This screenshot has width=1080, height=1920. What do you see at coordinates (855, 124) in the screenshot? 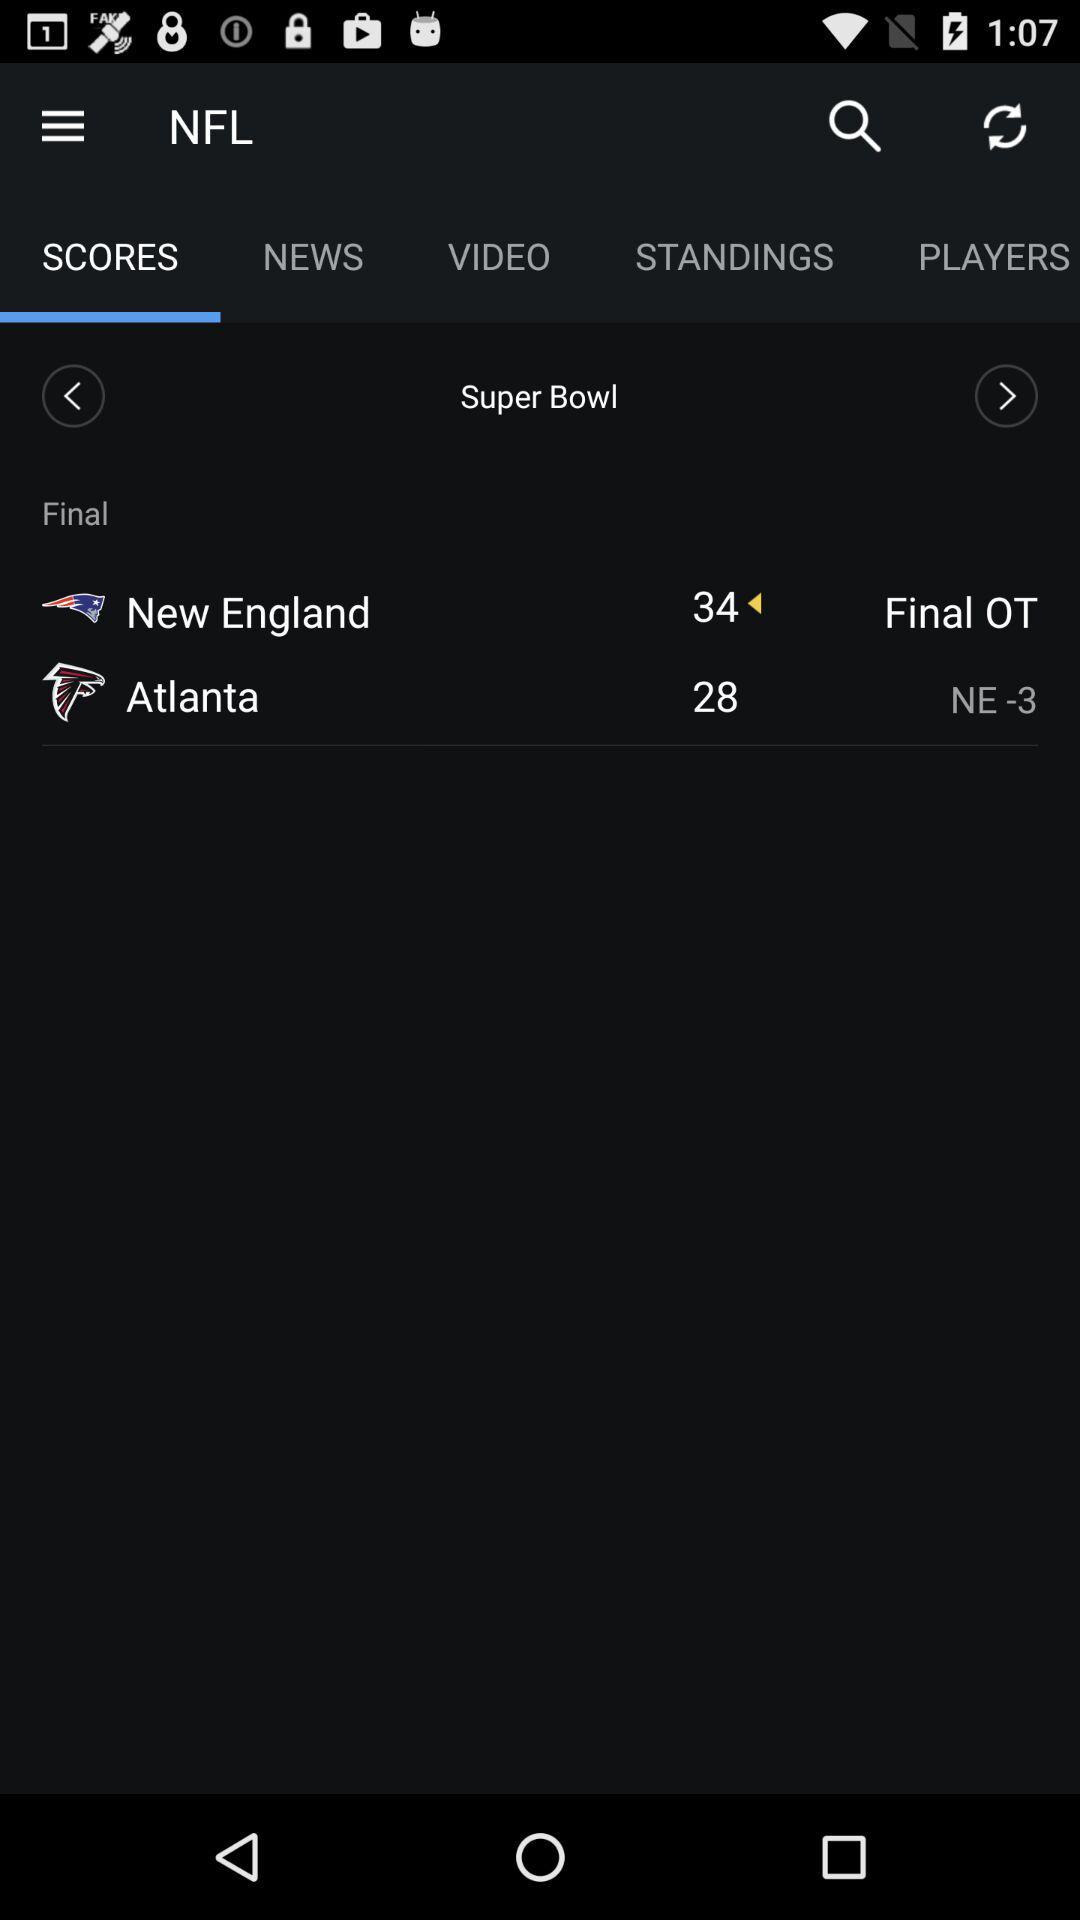
I see `search` at bounding box center [855, 124].